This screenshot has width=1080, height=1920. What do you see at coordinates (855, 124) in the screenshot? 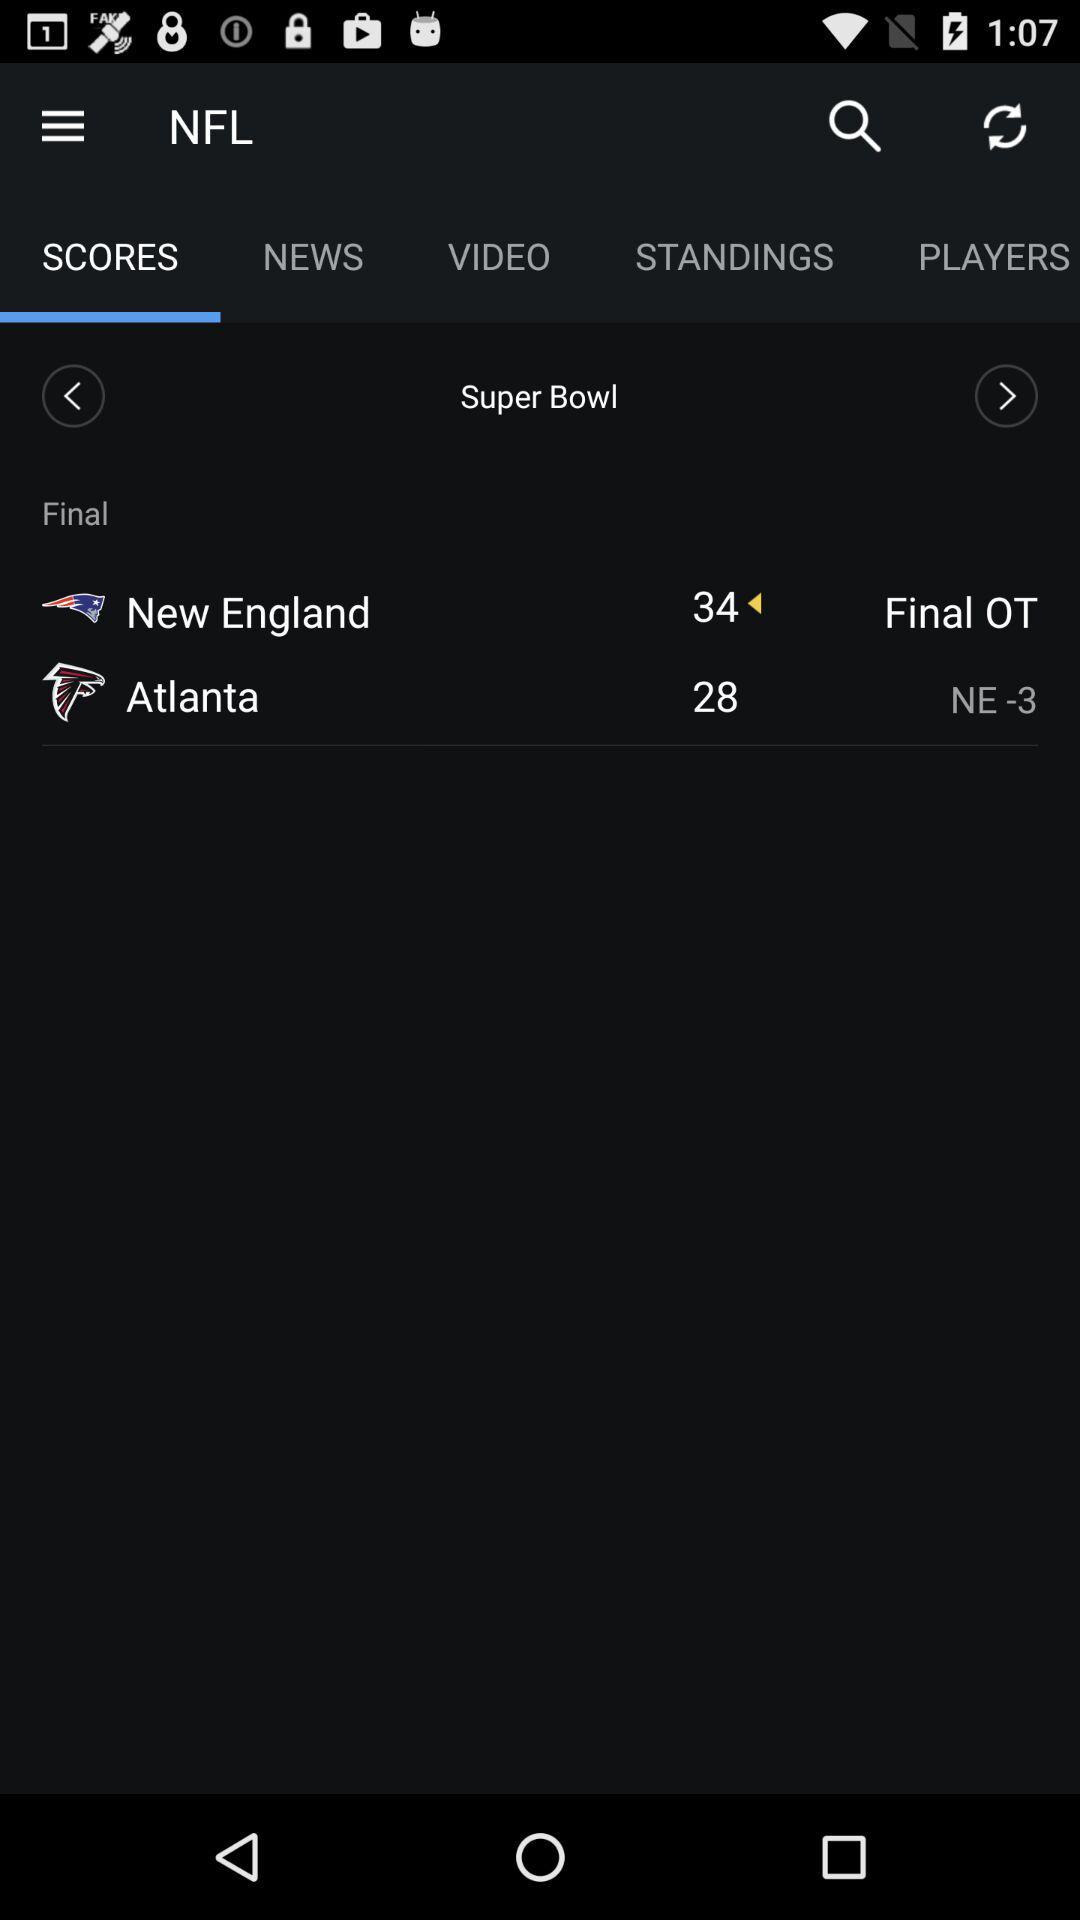
I see `search` at bounding box center [855, 124].